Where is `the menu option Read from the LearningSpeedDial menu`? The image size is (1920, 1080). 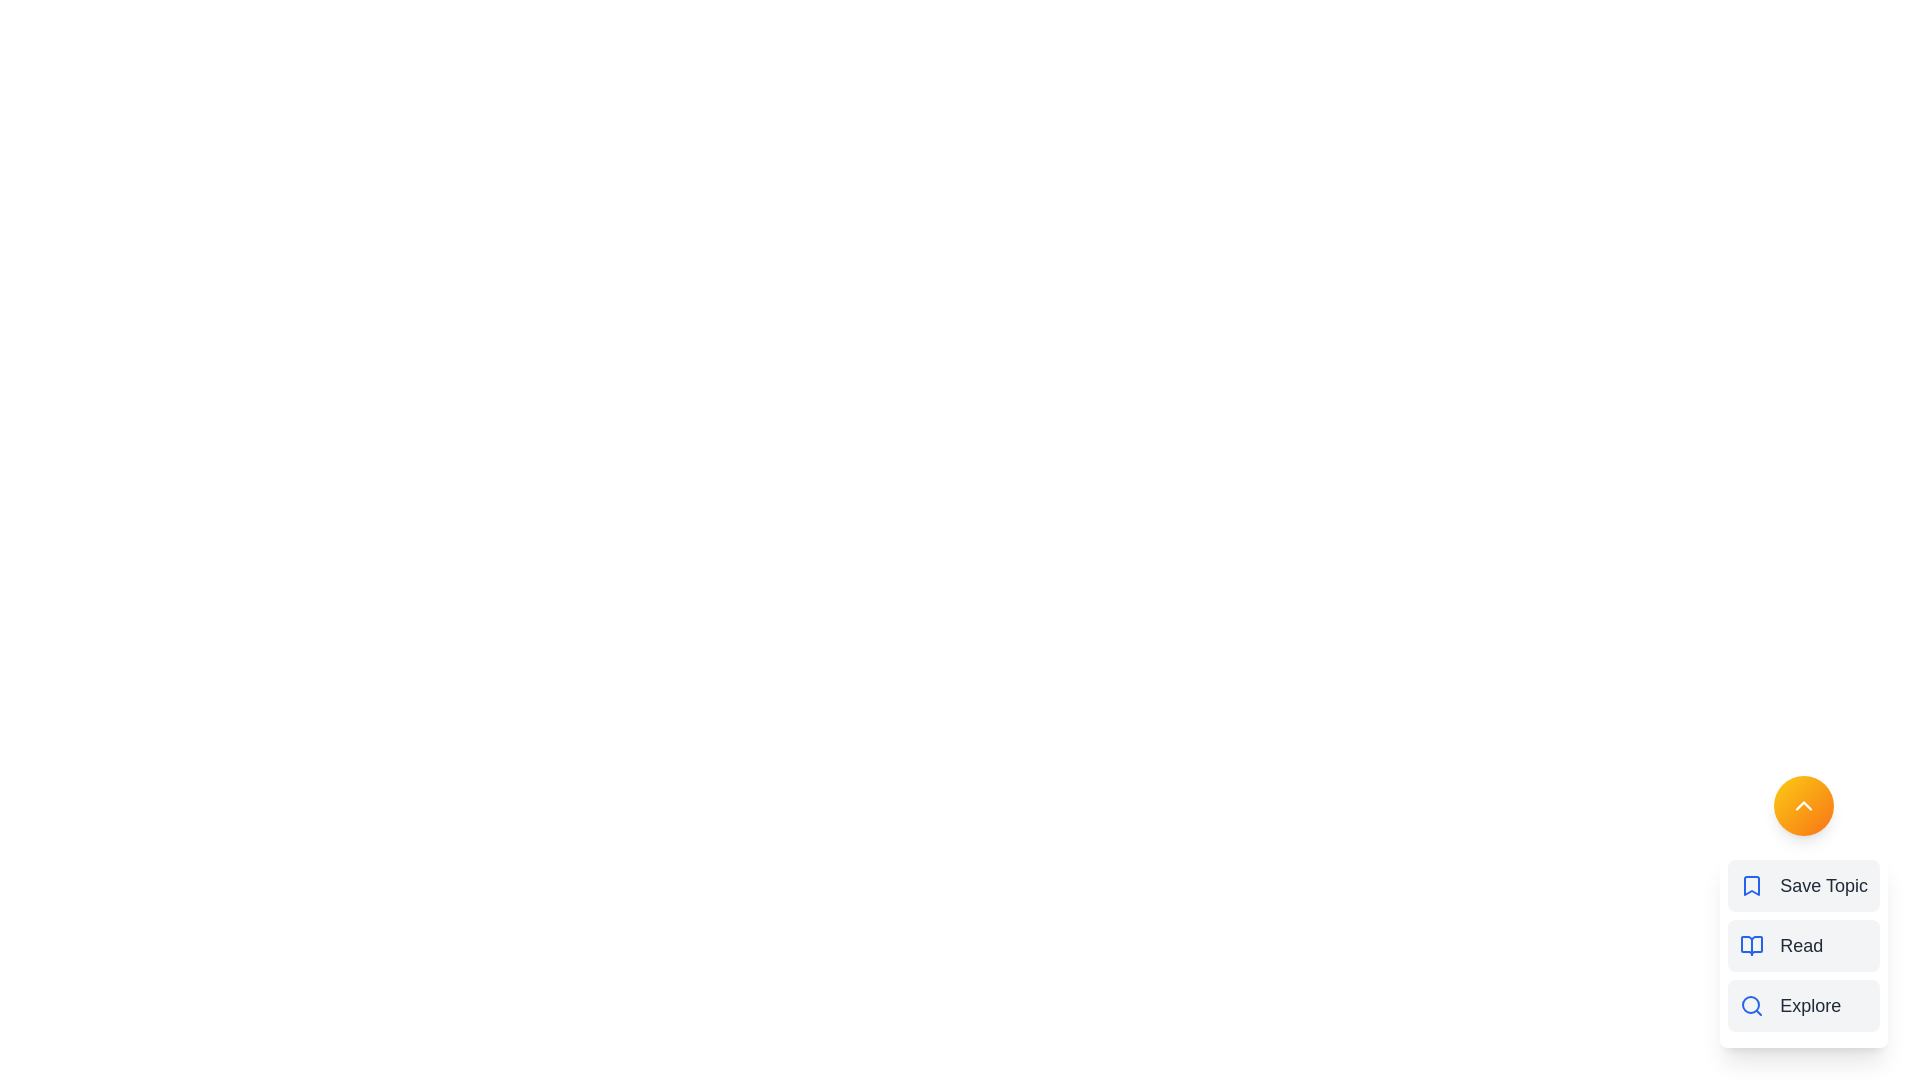 the menu option Read from the LearningSpeedDial menu is located at coordinates (1804, 945).